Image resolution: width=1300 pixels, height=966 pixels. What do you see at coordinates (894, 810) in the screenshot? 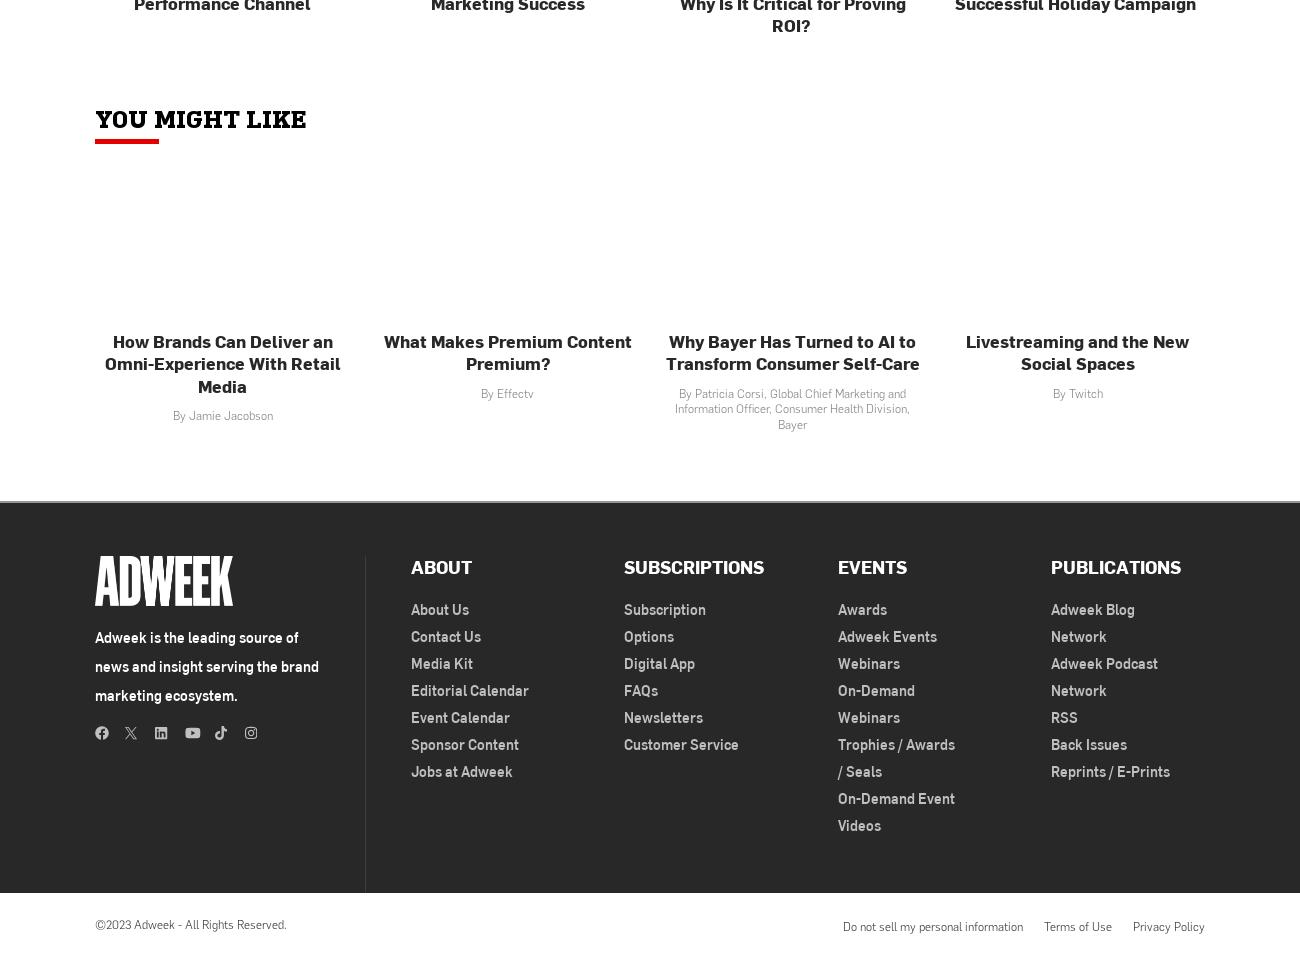
I see `'On-Demand Event Videos'` at bounding box center [894, 810].